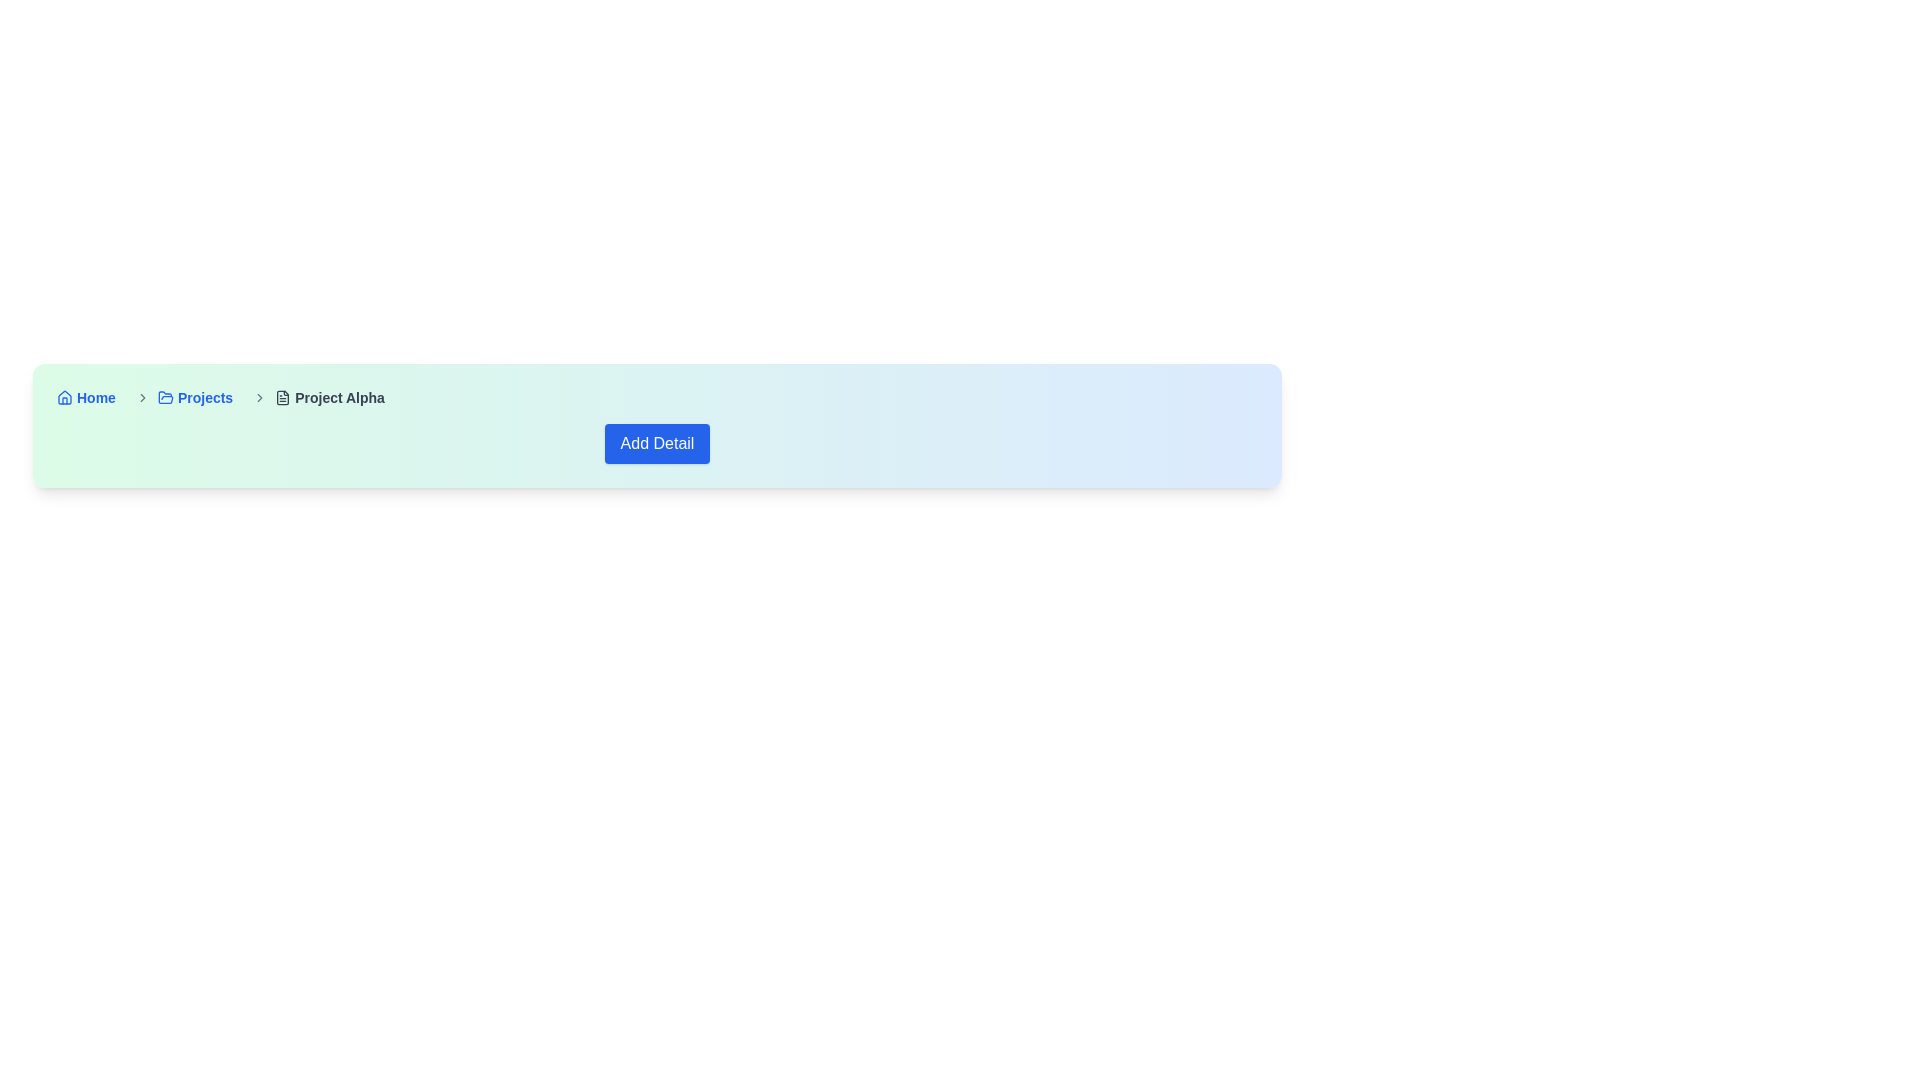 The image size is (1920, 1080). What do you see at coordinates (314, 397) in the screenshot?
I see `the 'Project Alpha' item in the breadcrumb navigation` at bounding box center [314, 397].